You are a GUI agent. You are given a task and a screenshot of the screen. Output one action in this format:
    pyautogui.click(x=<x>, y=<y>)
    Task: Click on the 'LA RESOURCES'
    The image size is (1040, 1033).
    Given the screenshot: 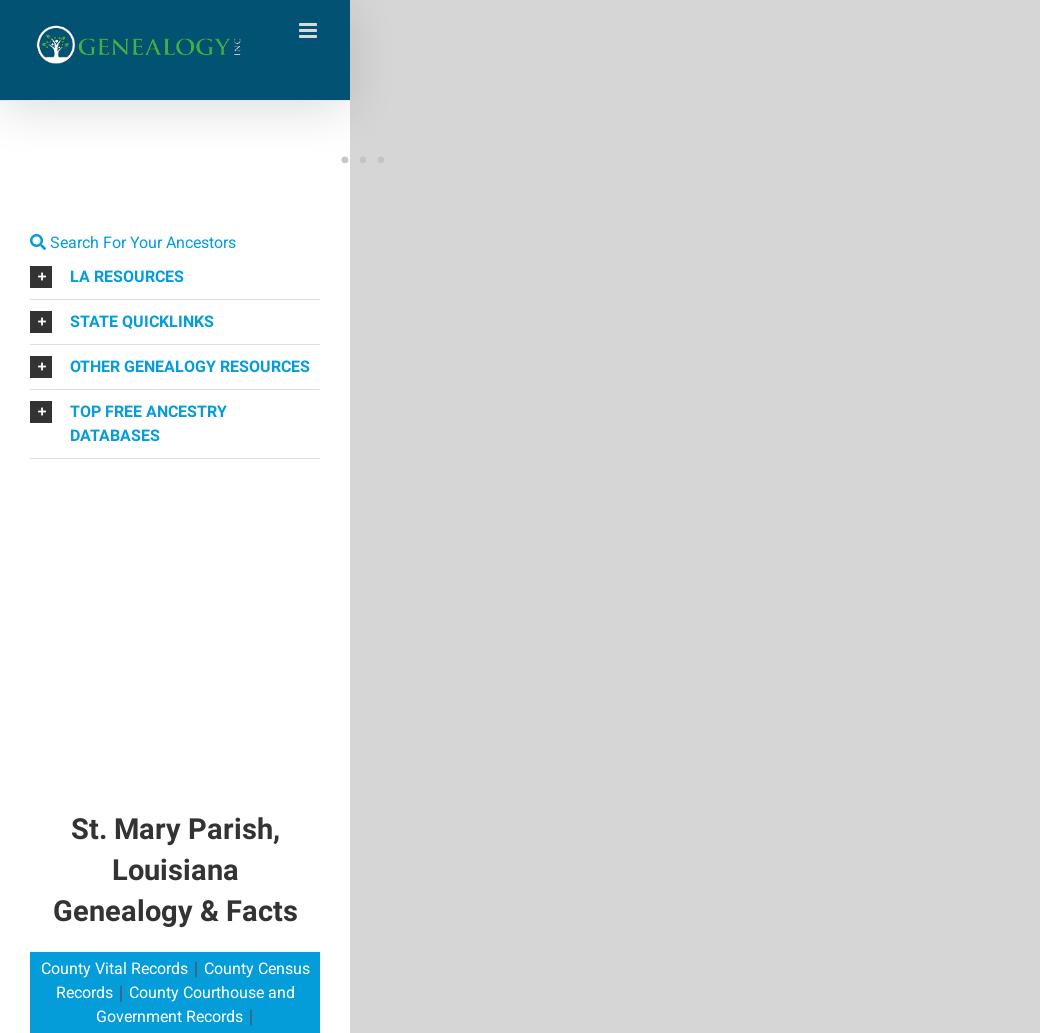 What is the action you would take?
    pyautogui.click(x=125, y=274)
    